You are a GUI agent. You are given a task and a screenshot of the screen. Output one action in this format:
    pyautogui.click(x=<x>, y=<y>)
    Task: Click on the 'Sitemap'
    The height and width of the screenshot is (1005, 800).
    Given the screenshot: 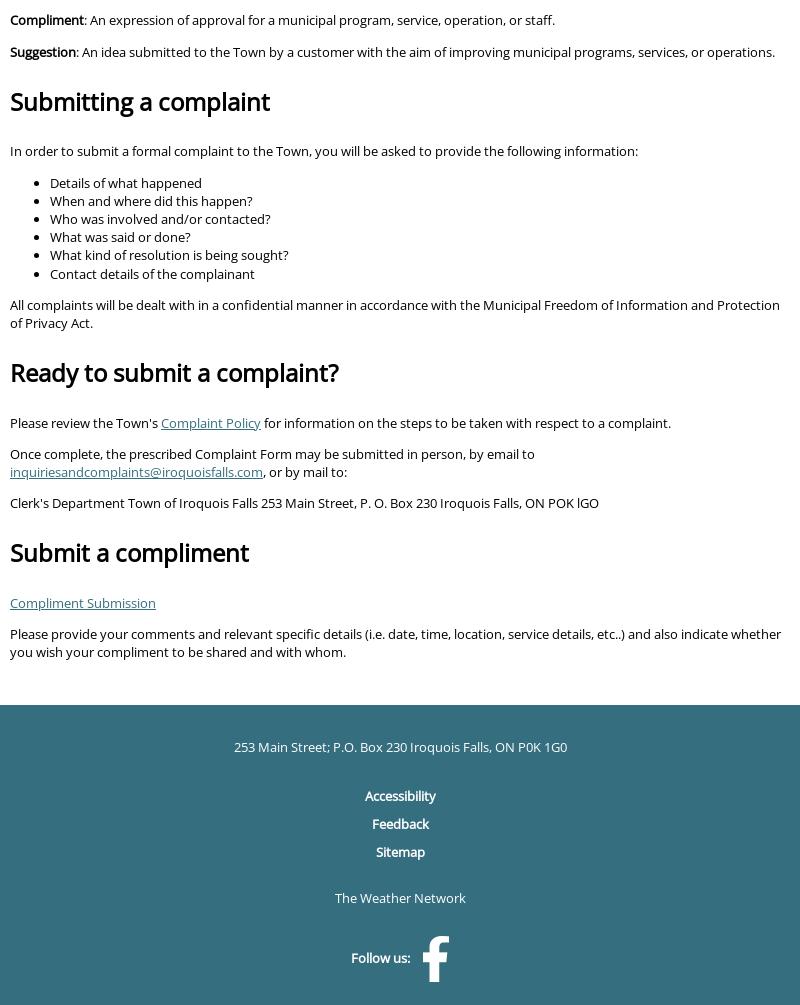 What is the action you would take?
    pyautogui.click(x=398, y=851)
    